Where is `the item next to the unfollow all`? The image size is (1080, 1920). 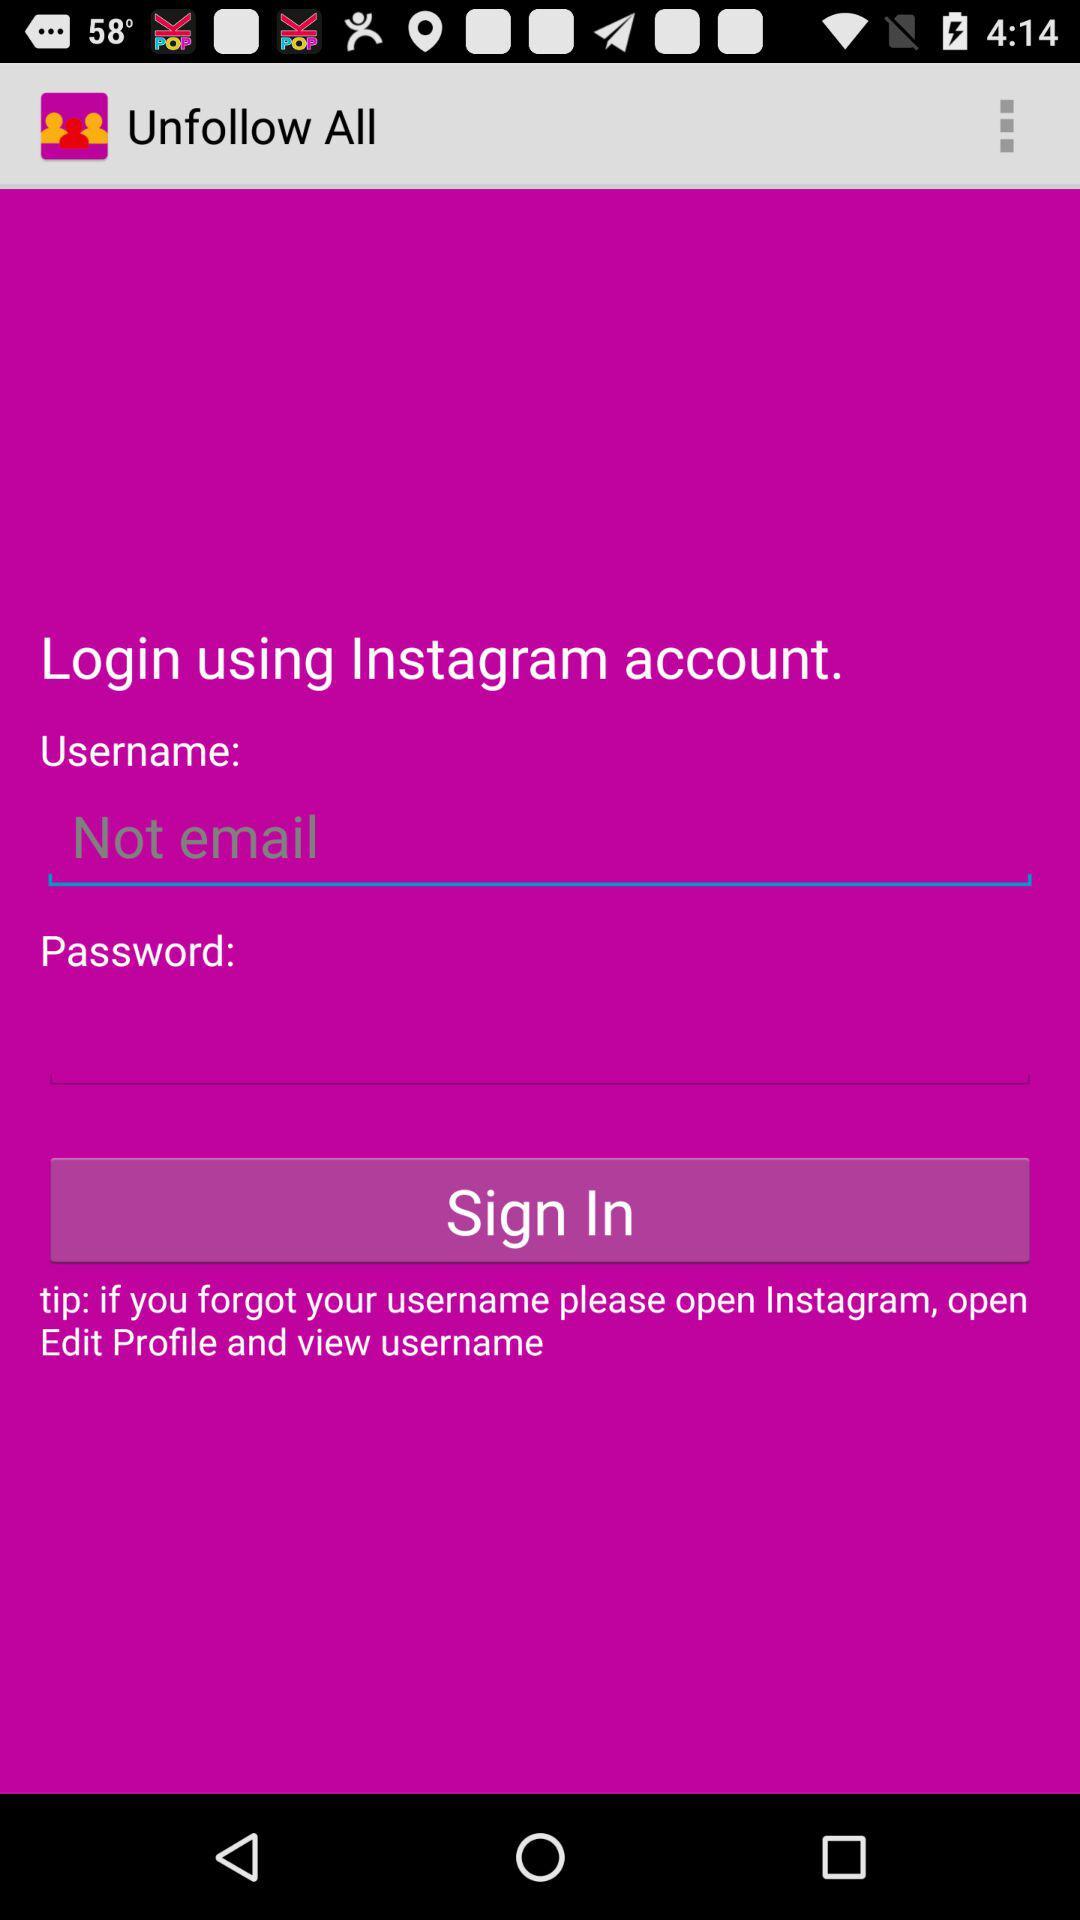 the item next to the unfollow all is located at coordinates (1006, 124).